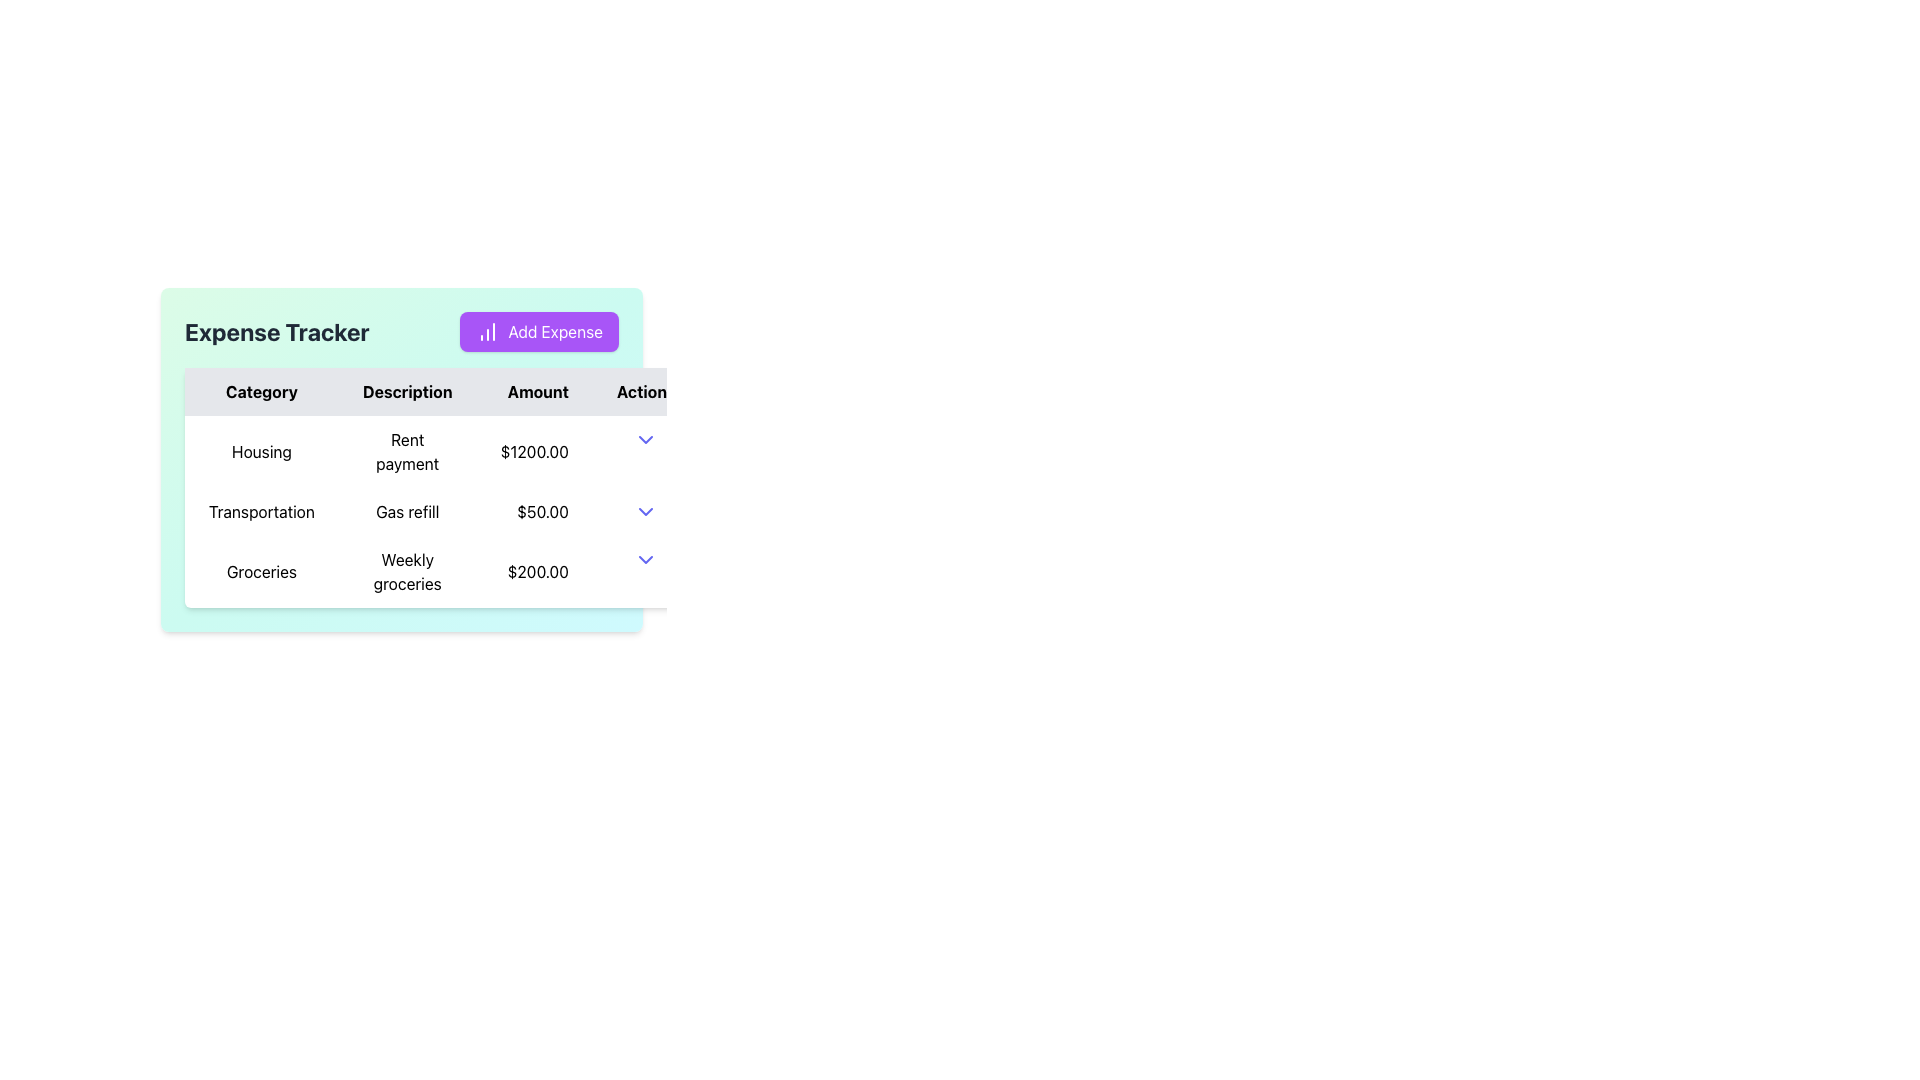  What do you see at coordinates (441, 571) in the screenshot?
I see `the third table row summarizing an expense item, which displays its category, description, and amount, and allows interaction via an action button` at bounding box center [441, 571].